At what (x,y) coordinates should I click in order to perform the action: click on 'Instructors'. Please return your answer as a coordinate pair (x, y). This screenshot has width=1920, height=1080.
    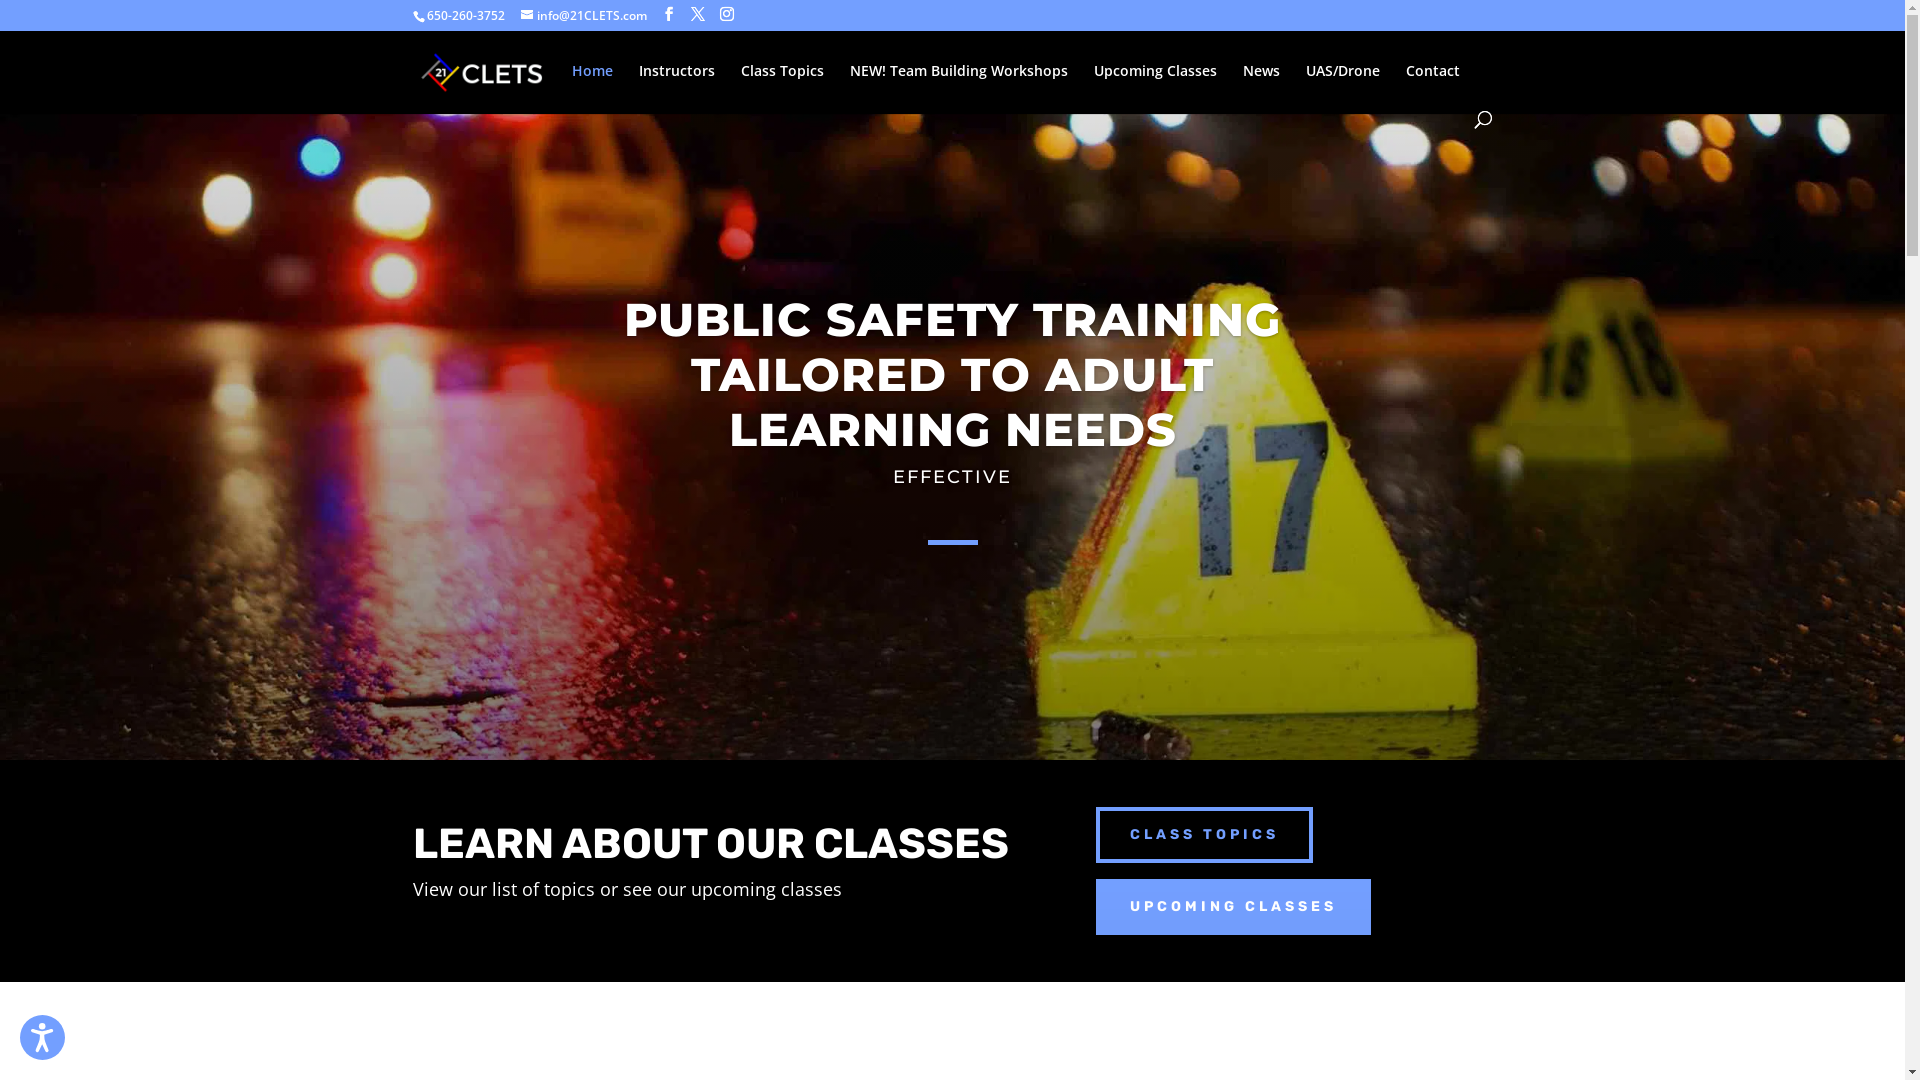
    Looking at the image, I should click on (676, 86).